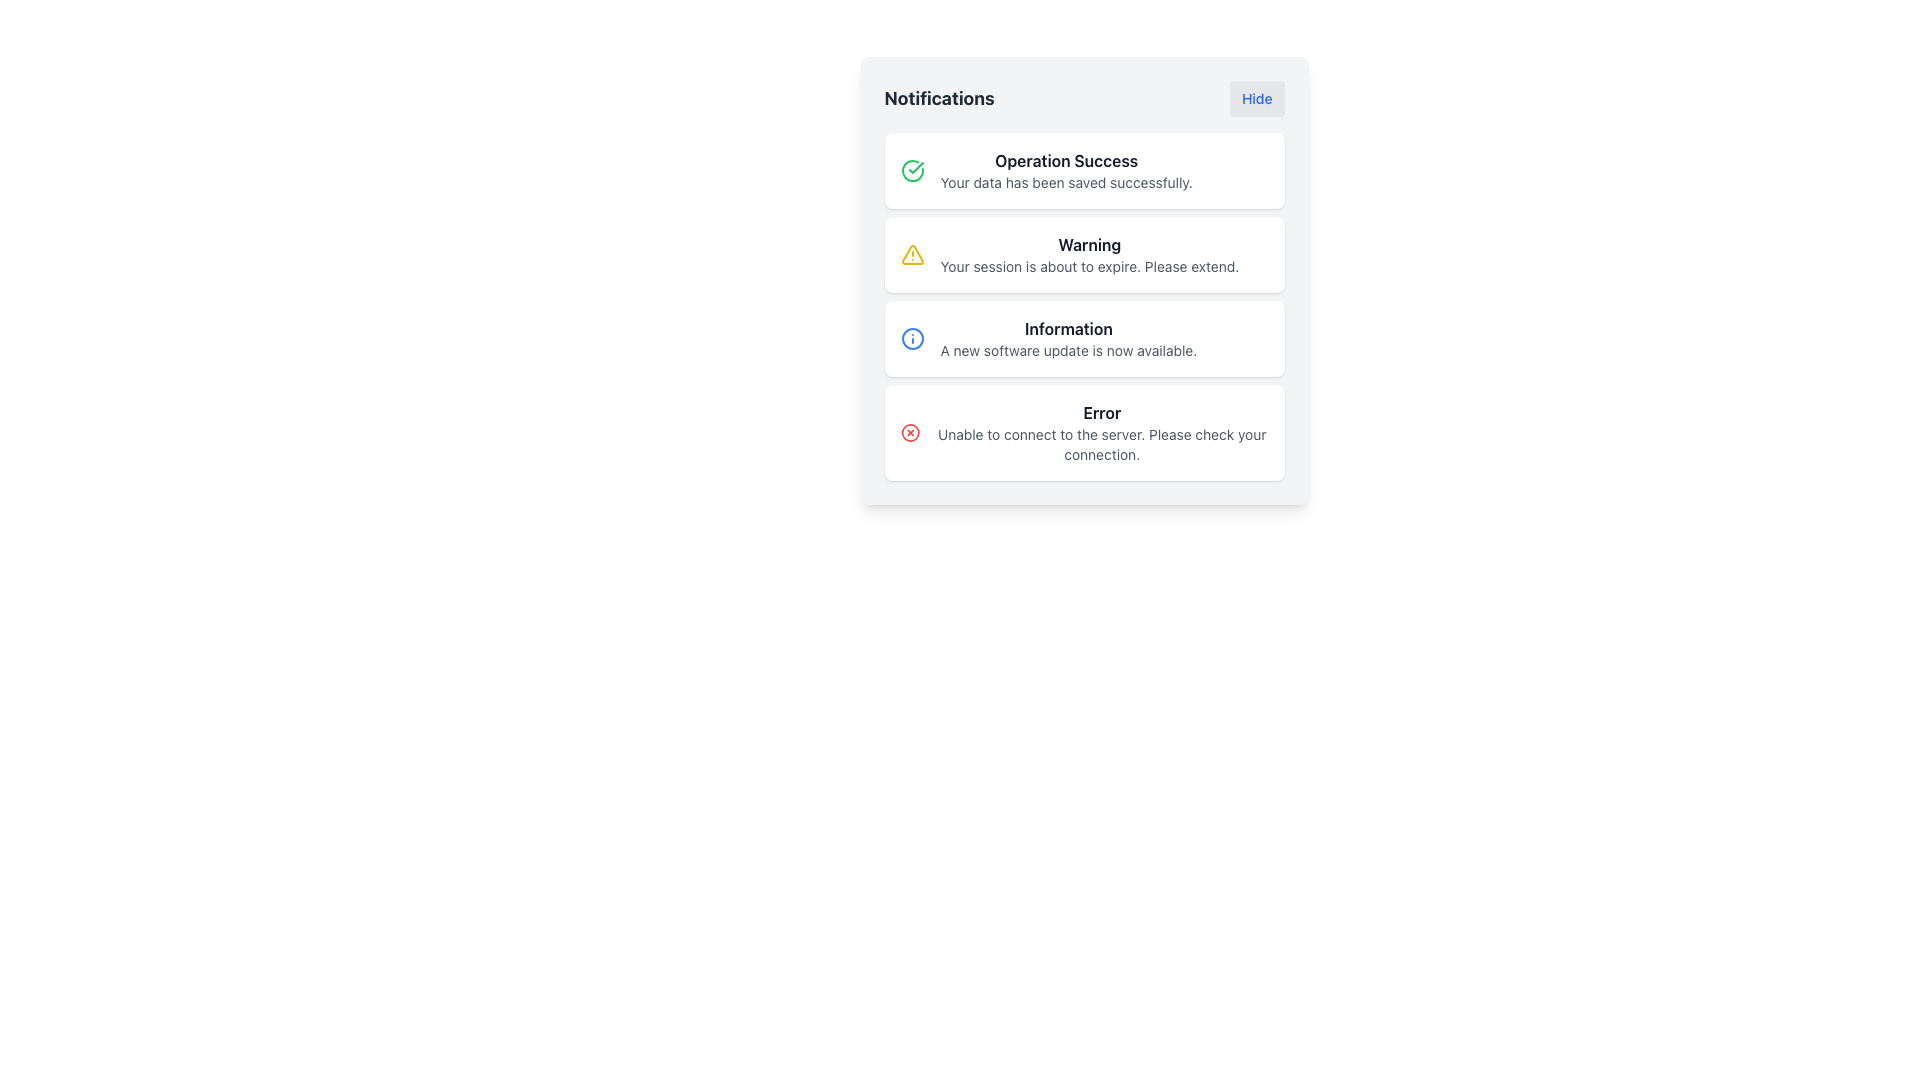 The height and width of the screenshot is (1080, 1920). Describe the element at coordinates (1101, 411) in the screenshot. I see `the bold text label displaying 'Error' which indicates an error message within the notification panel` at that location.